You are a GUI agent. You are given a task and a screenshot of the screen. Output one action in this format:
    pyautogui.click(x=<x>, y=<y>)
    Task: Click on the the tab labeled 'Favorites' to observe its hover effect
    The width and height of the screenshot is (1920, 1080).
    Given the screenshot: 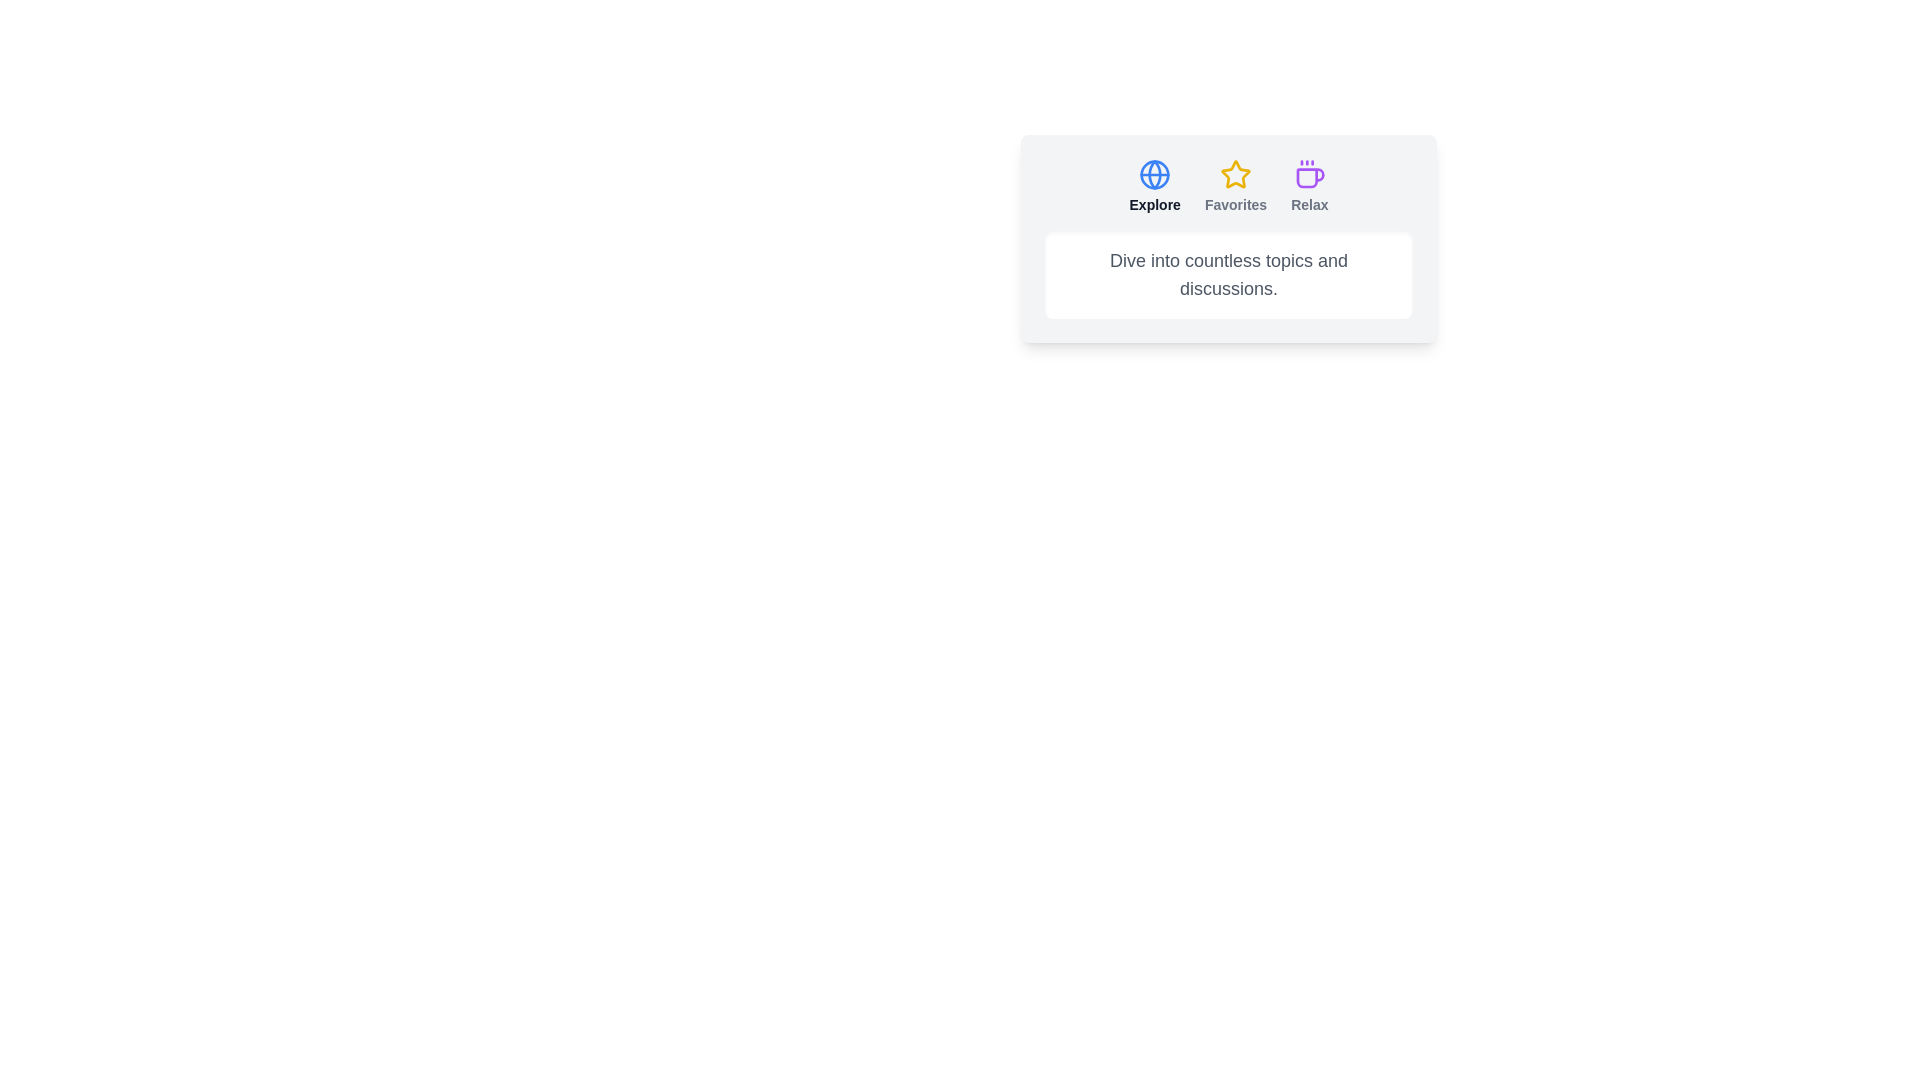 What is the action you would take?
    pyautogui.click(x=1235, y=186)
    